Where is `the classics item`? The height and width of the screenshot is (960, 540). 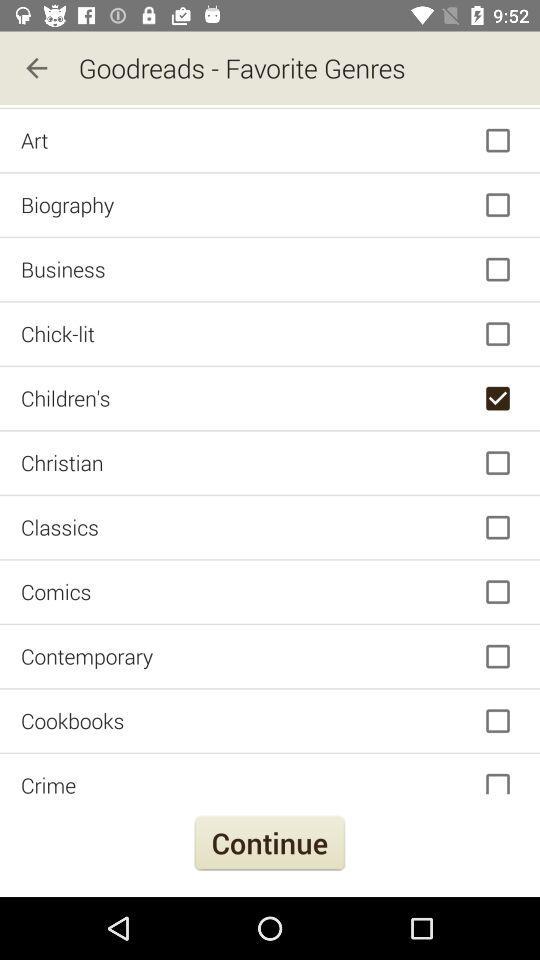
the classics item is located at coordinates (270, 526).